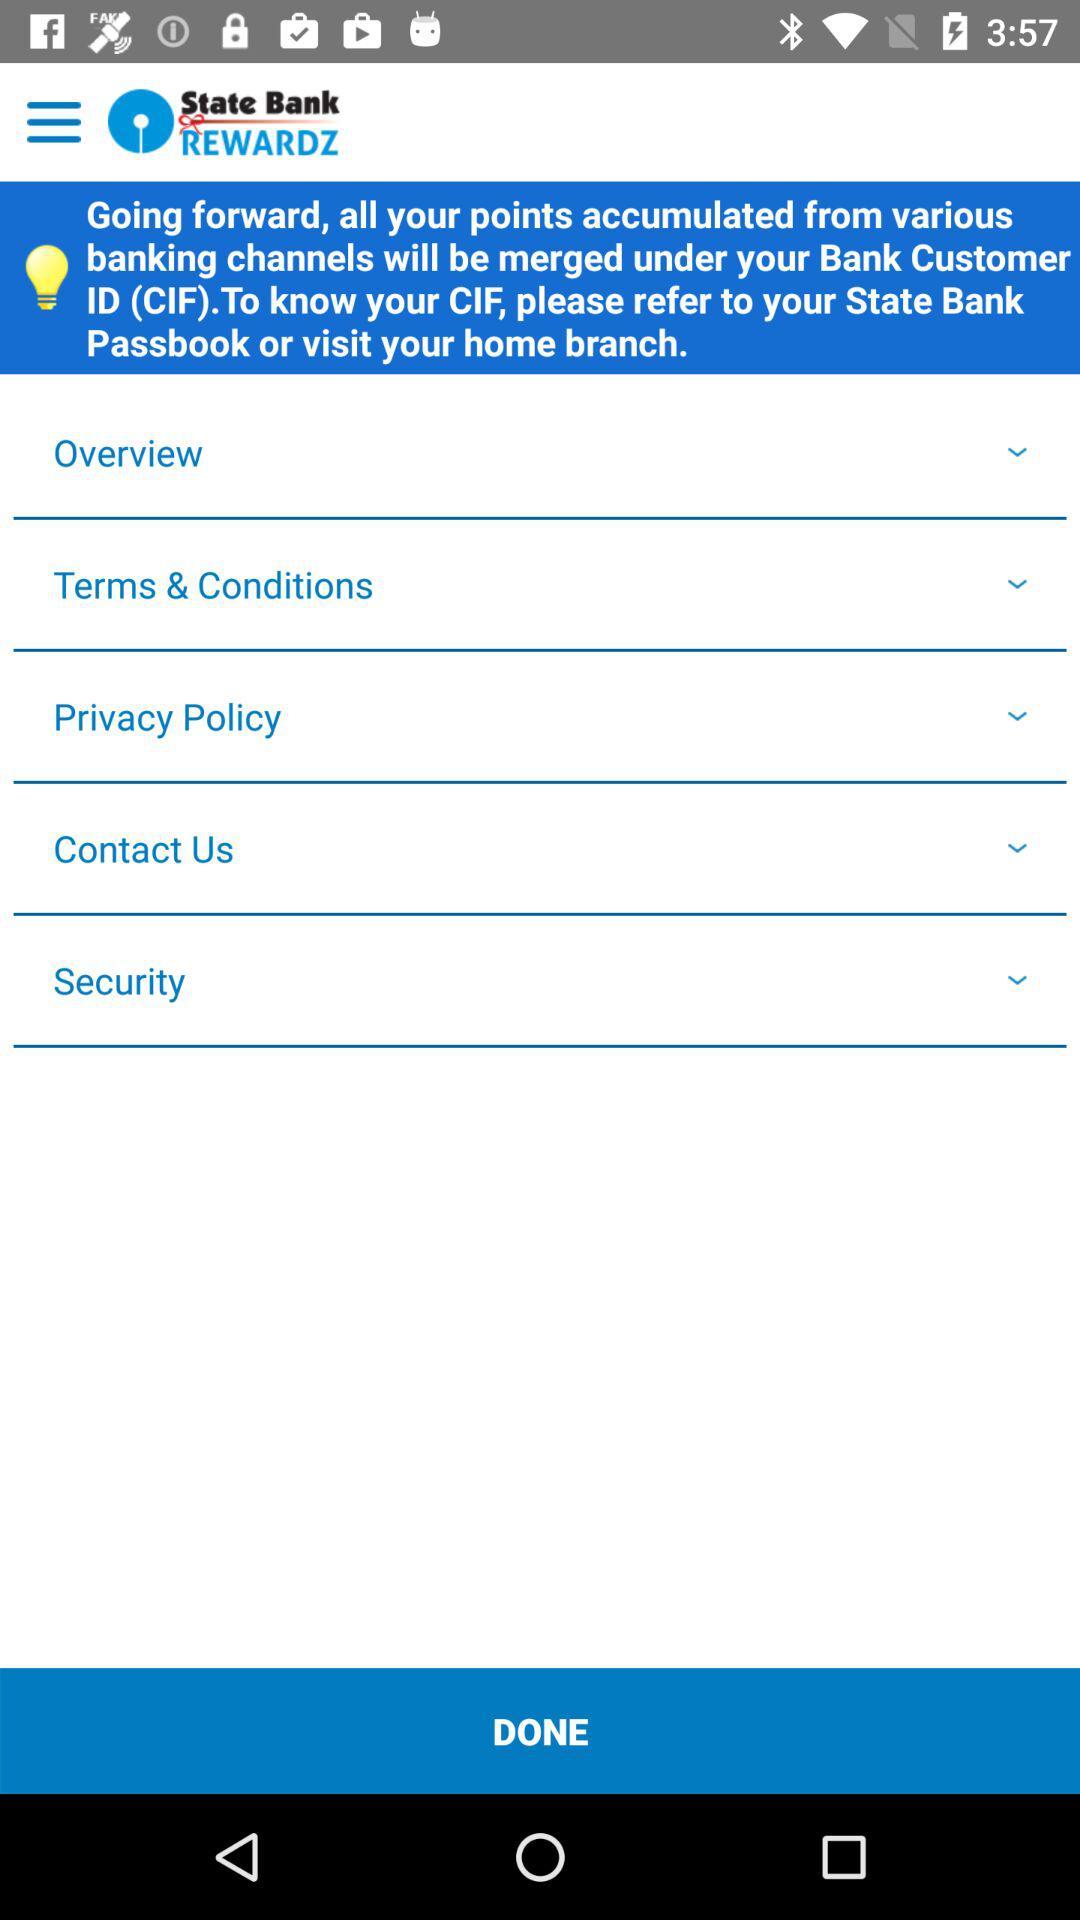 The width and height of the screenshot is (1080, 1920). I want to click on give me another option, so click(53, 121).